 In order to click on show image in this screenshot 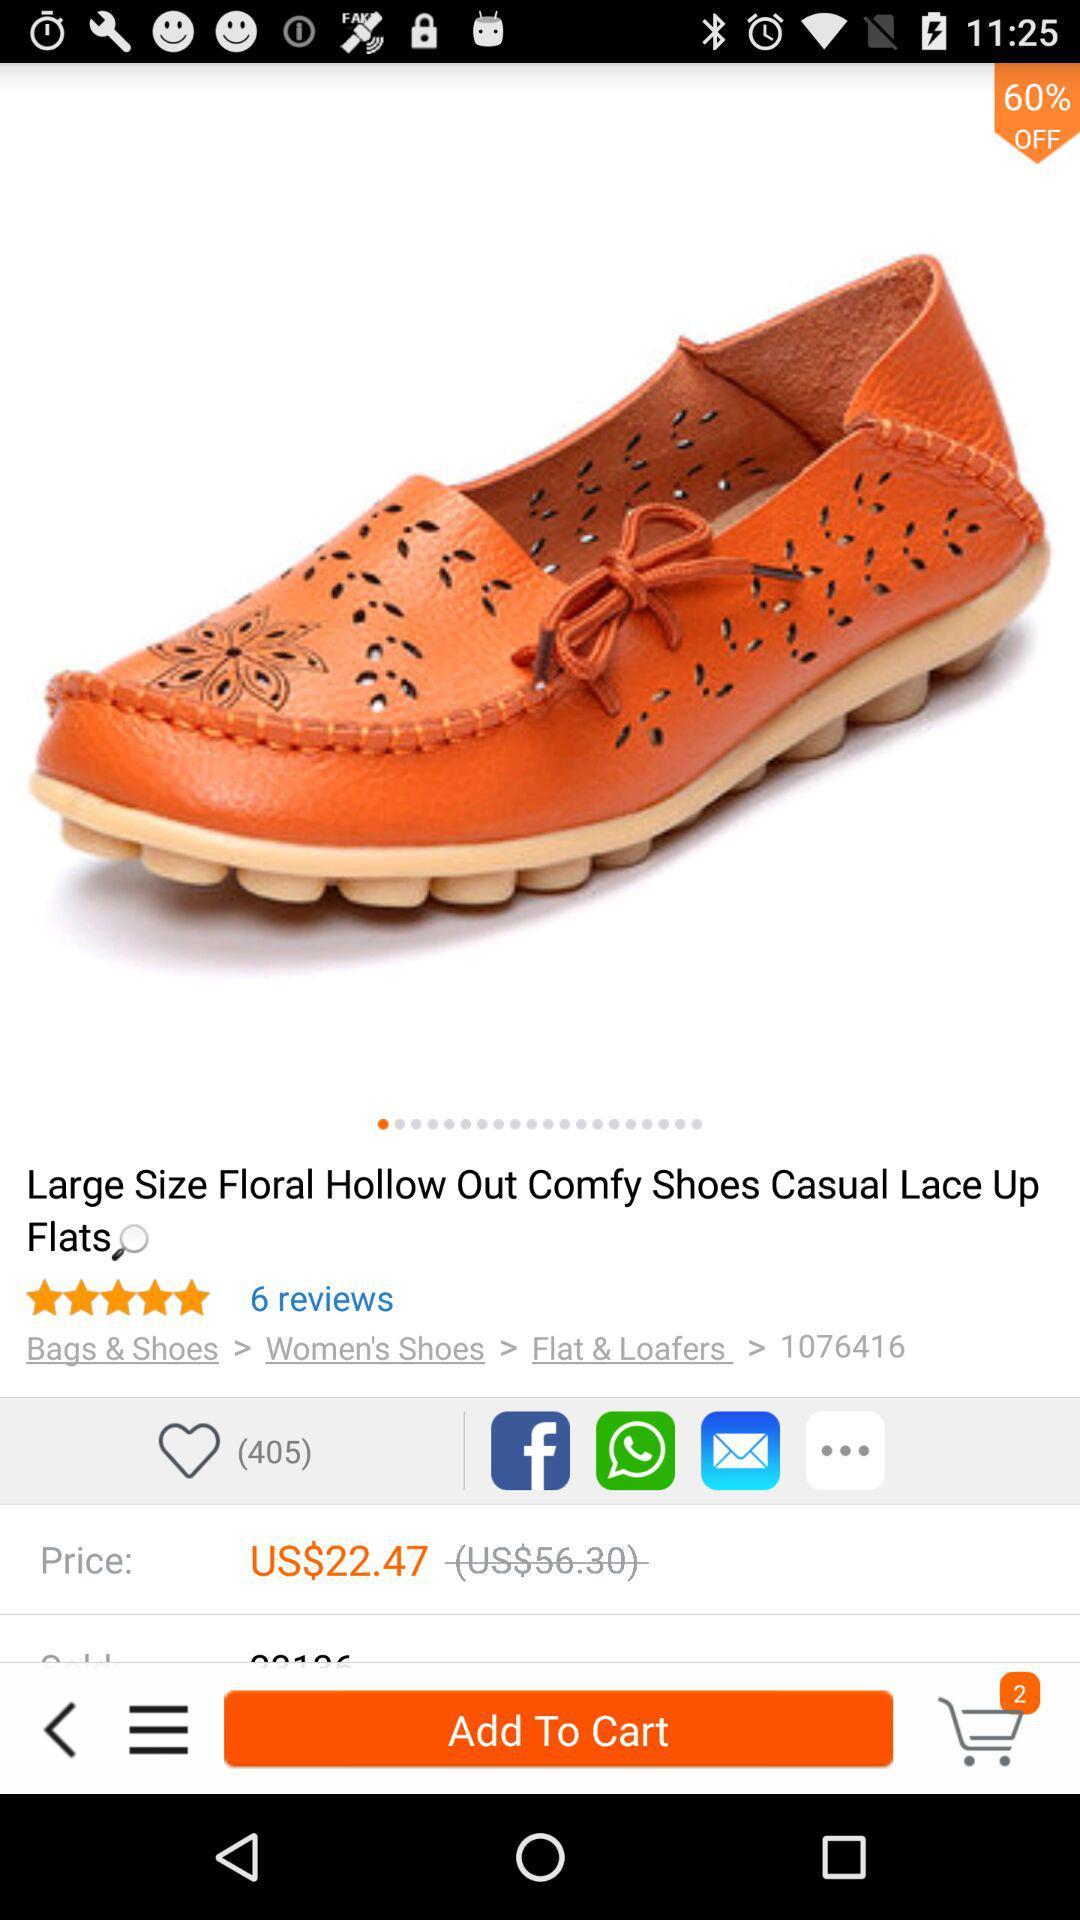, I will do `click(630, 1124)`.